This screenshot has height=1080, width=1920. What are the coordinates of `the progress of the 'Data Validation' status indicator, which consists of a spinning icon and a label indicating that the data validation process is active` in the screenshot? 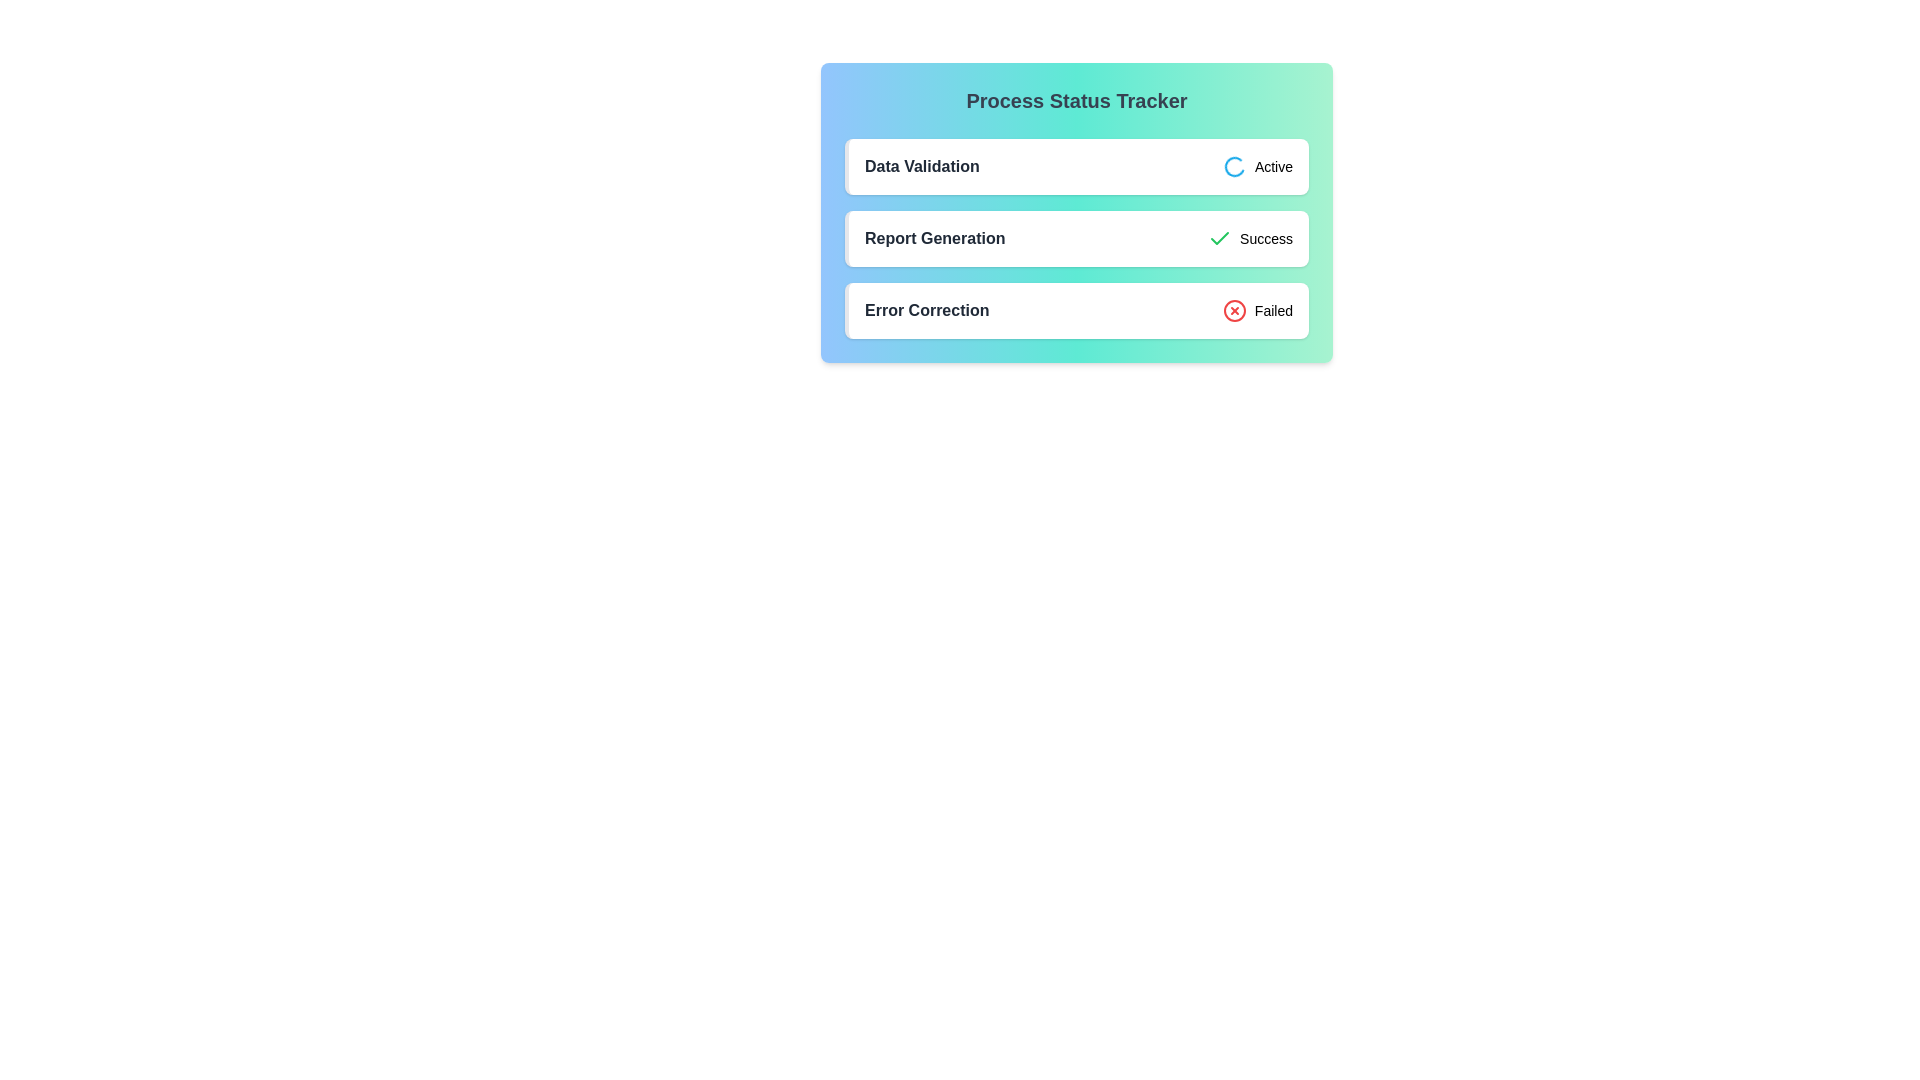 It's located at (1256, 165).